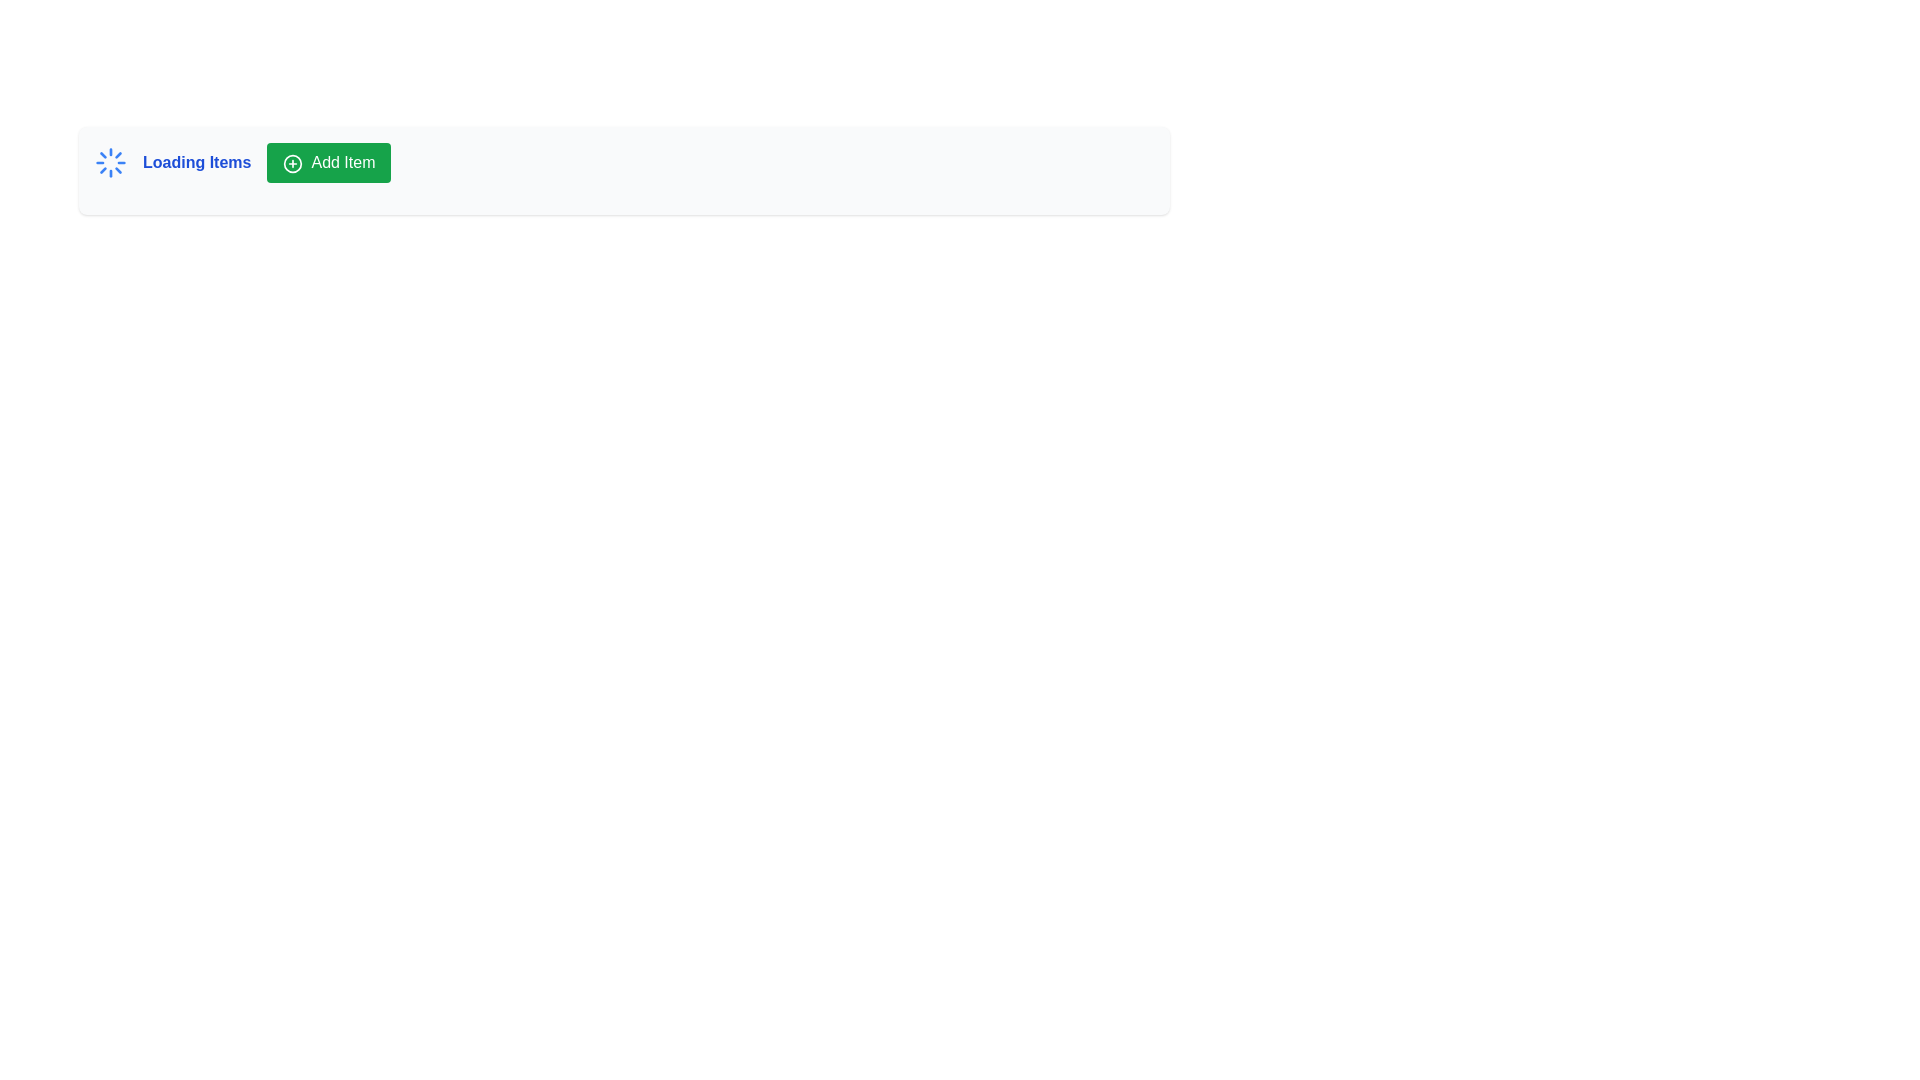  I want to click on the Loading Spinner Icon, which is a visual indicator on the left side of the 'Loading Items' text and the 'Add Item' button, so click(109, 161).